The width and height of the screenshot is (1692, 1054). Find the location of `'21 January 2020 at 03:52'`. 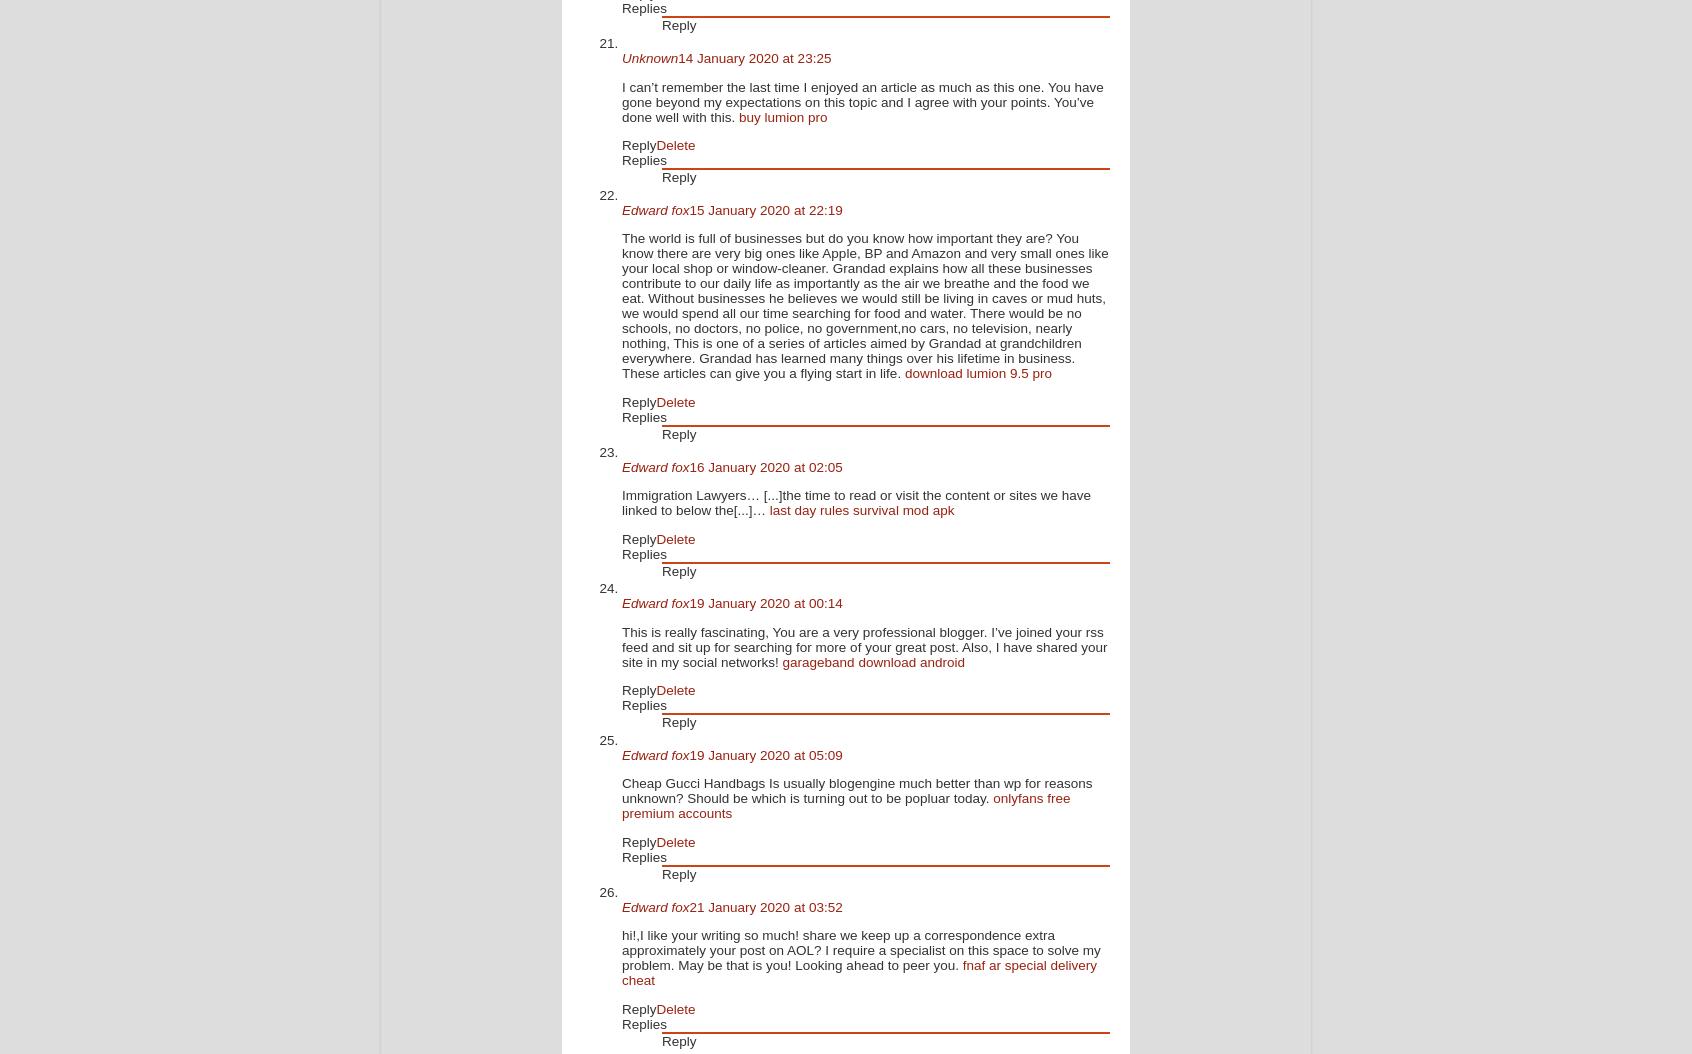

'21 January 2020 at 03:52' is located at coordinates (764, 905).